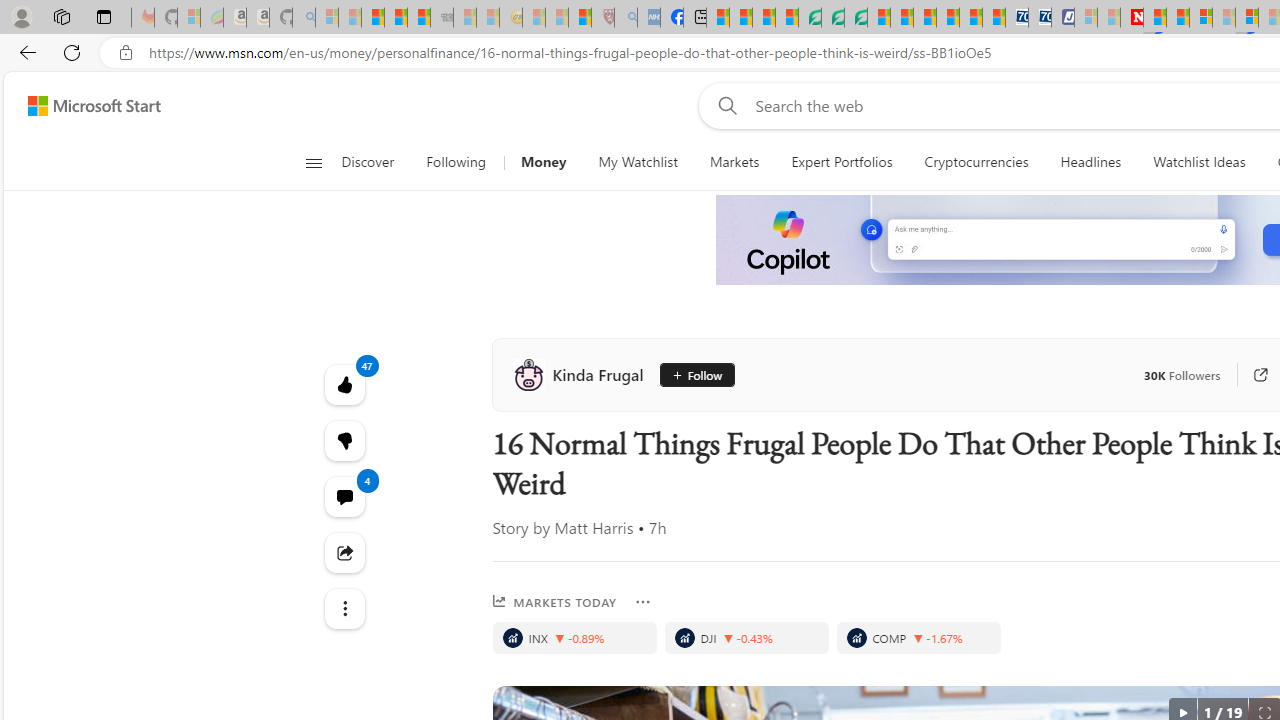 The image size is (1280, 720). I want to click on 'INX, S&P 500. Price is 5,570.64. Decreased by -0.89%', so click(573, 637).